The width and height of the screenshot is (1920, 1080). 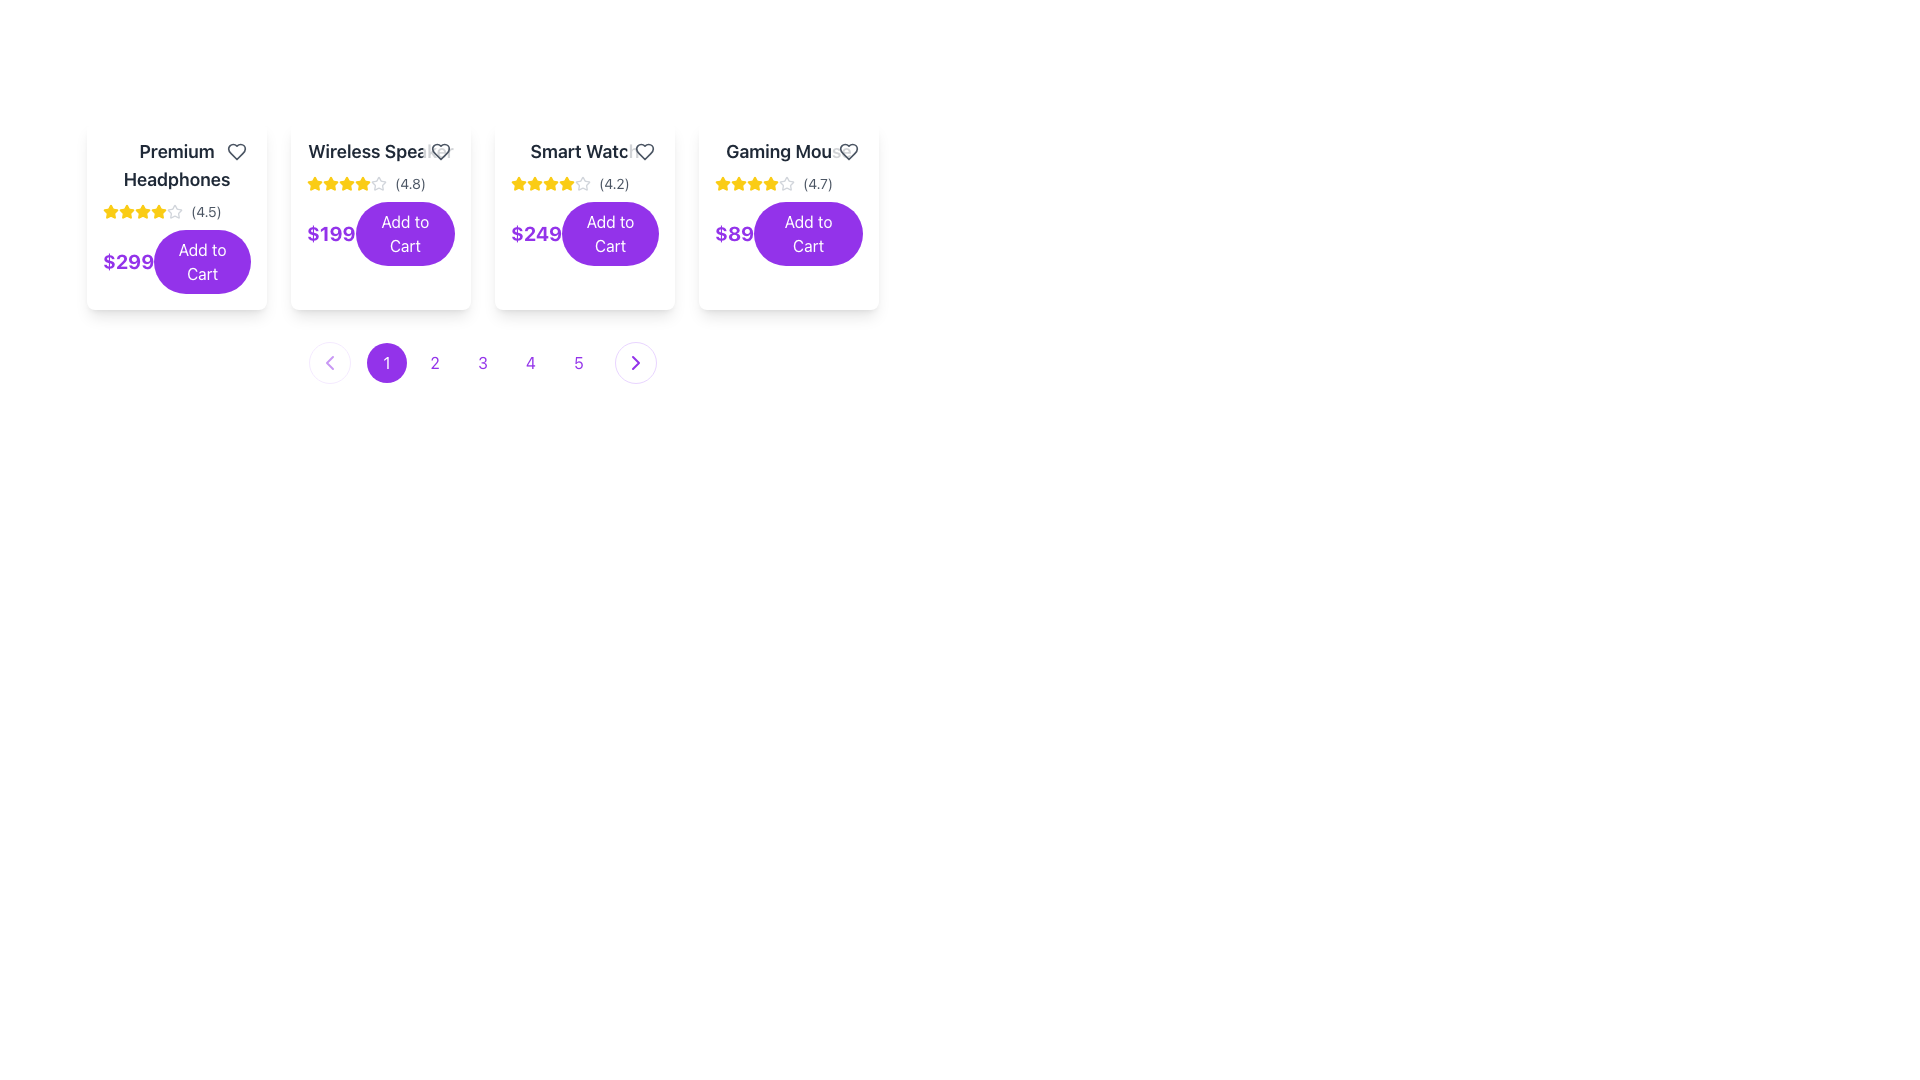 What do you see at coordinates (518, 183) in the screenshot?
I see `the third star icon in the rating section of the 'Smart Watch' product card to interact with it` at bounding box center [518, 183].